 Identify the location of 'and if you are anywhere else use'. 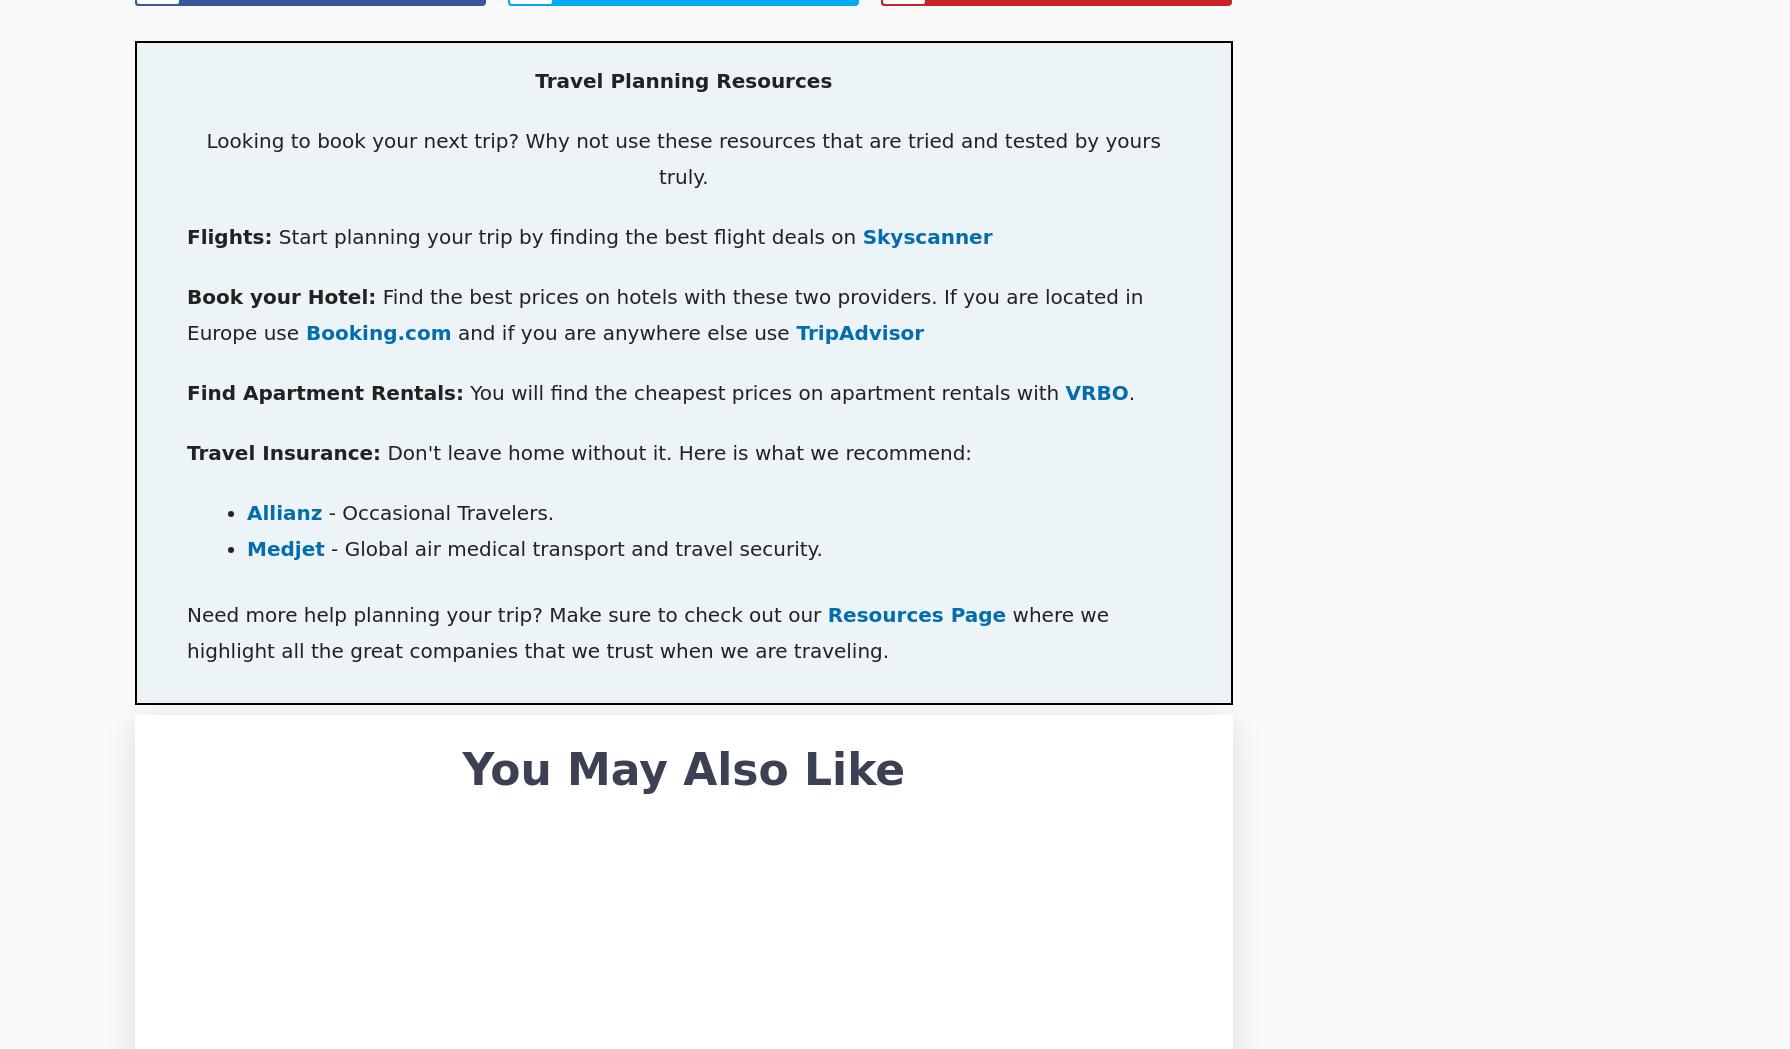
(619, 331).